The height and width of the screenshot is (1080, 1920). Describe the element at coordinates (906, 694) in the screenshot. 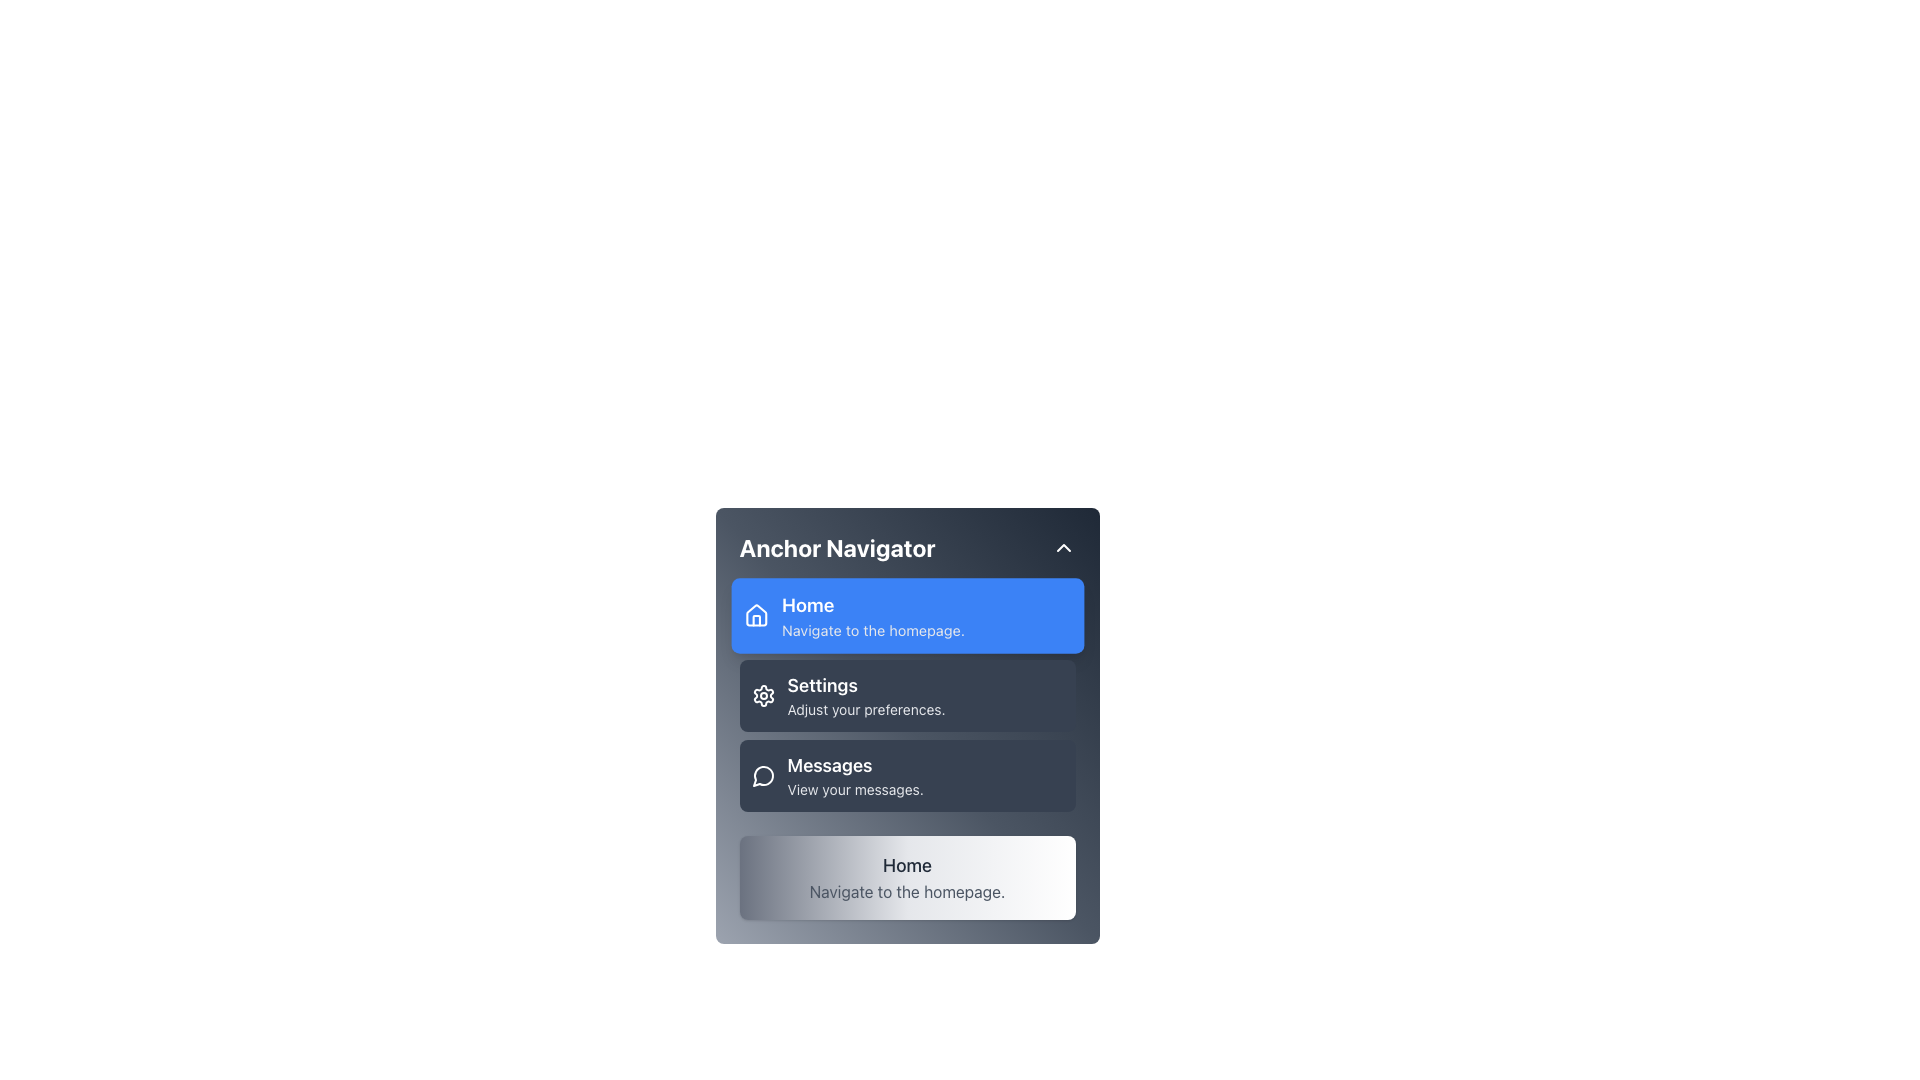

I see `the 'Settings' button with a dark gray background and a gear icon` at that location.